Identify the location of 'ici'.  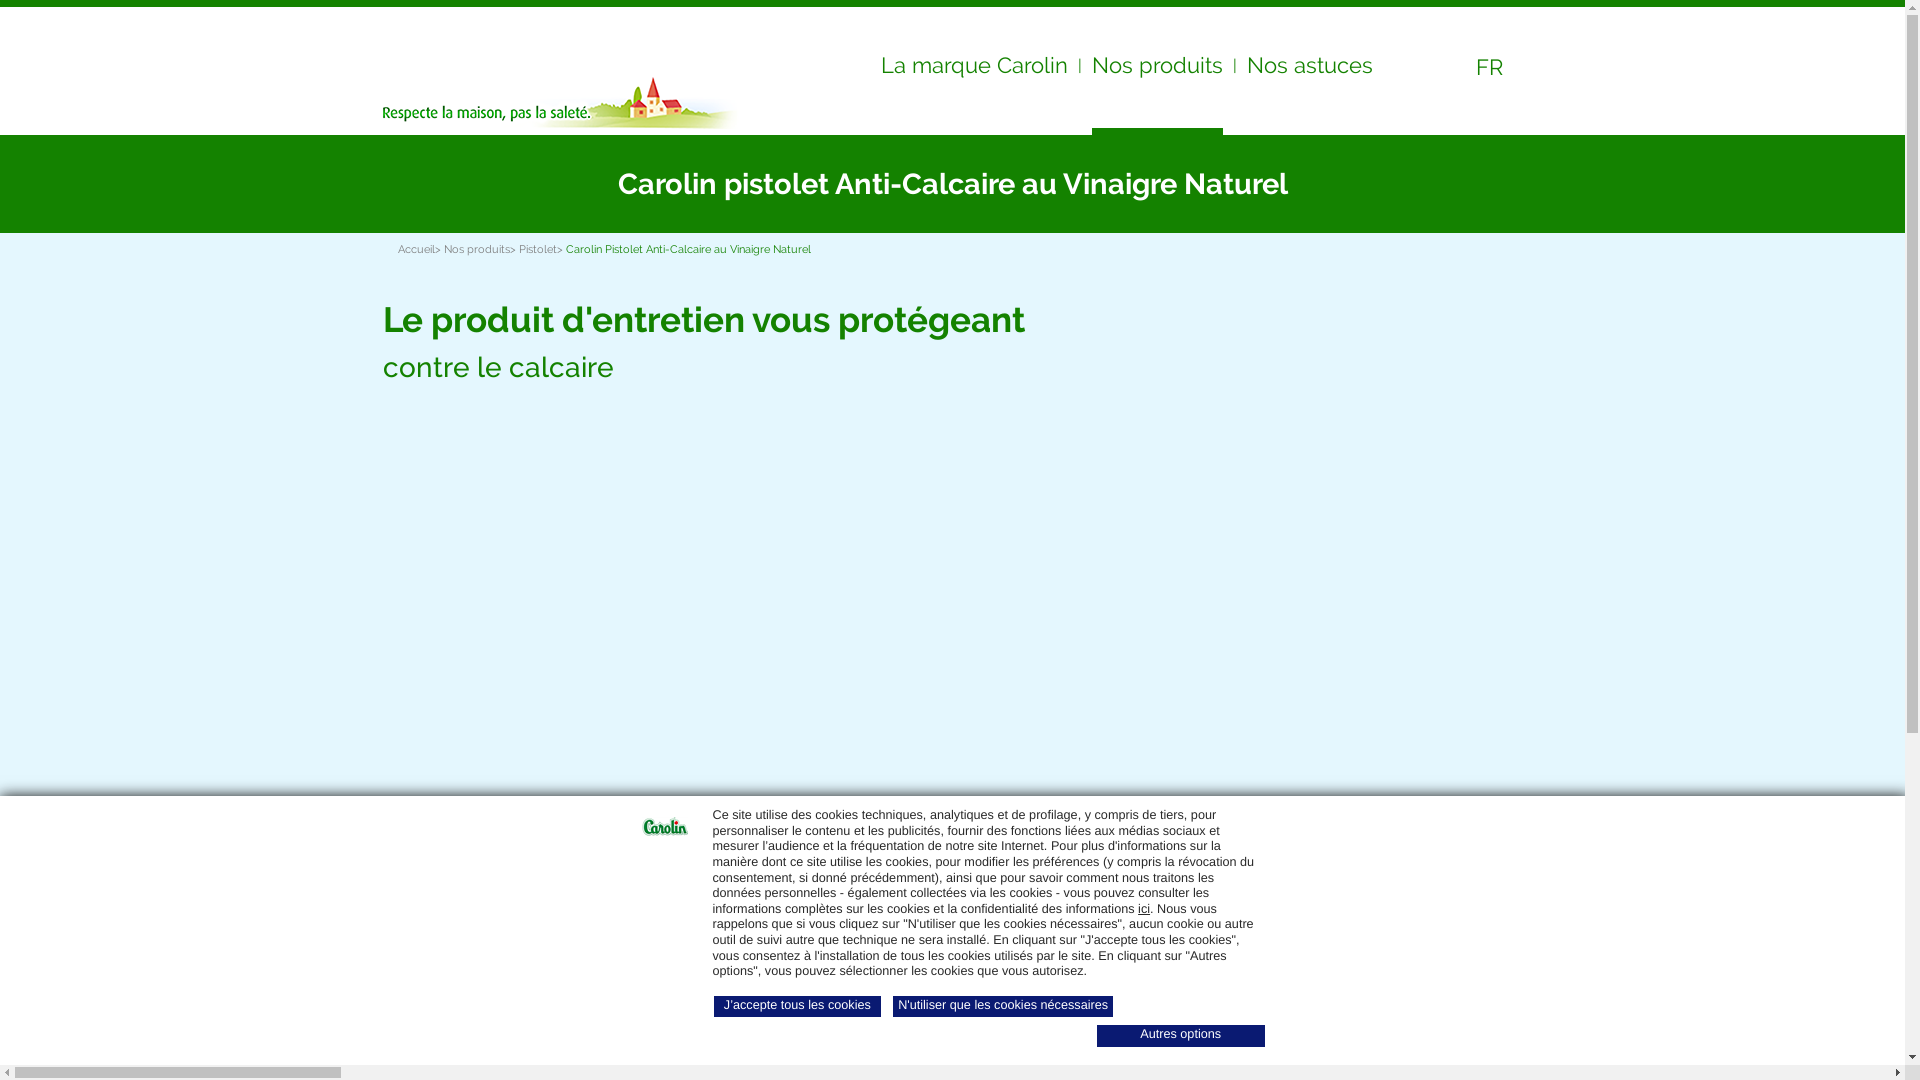
(1143, 909).